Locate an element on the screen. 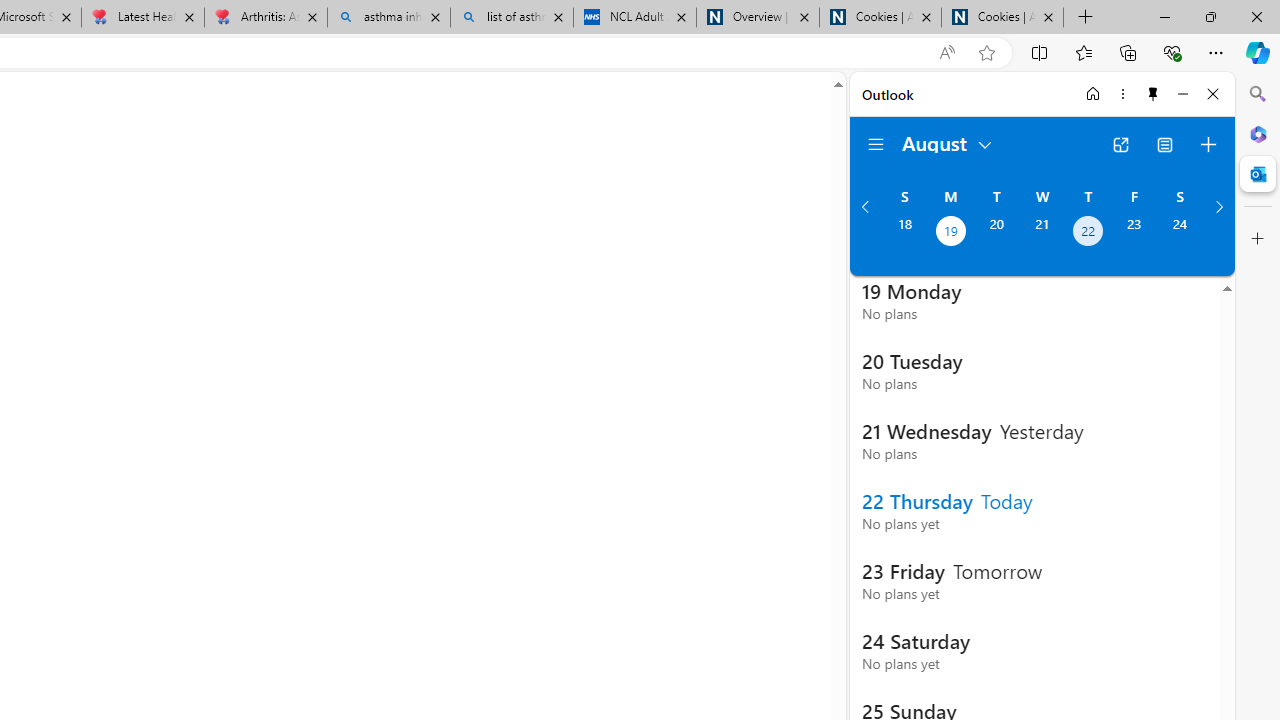  'View Switcher. Current view is Agenda view' is located at coordinates (1165, 144).